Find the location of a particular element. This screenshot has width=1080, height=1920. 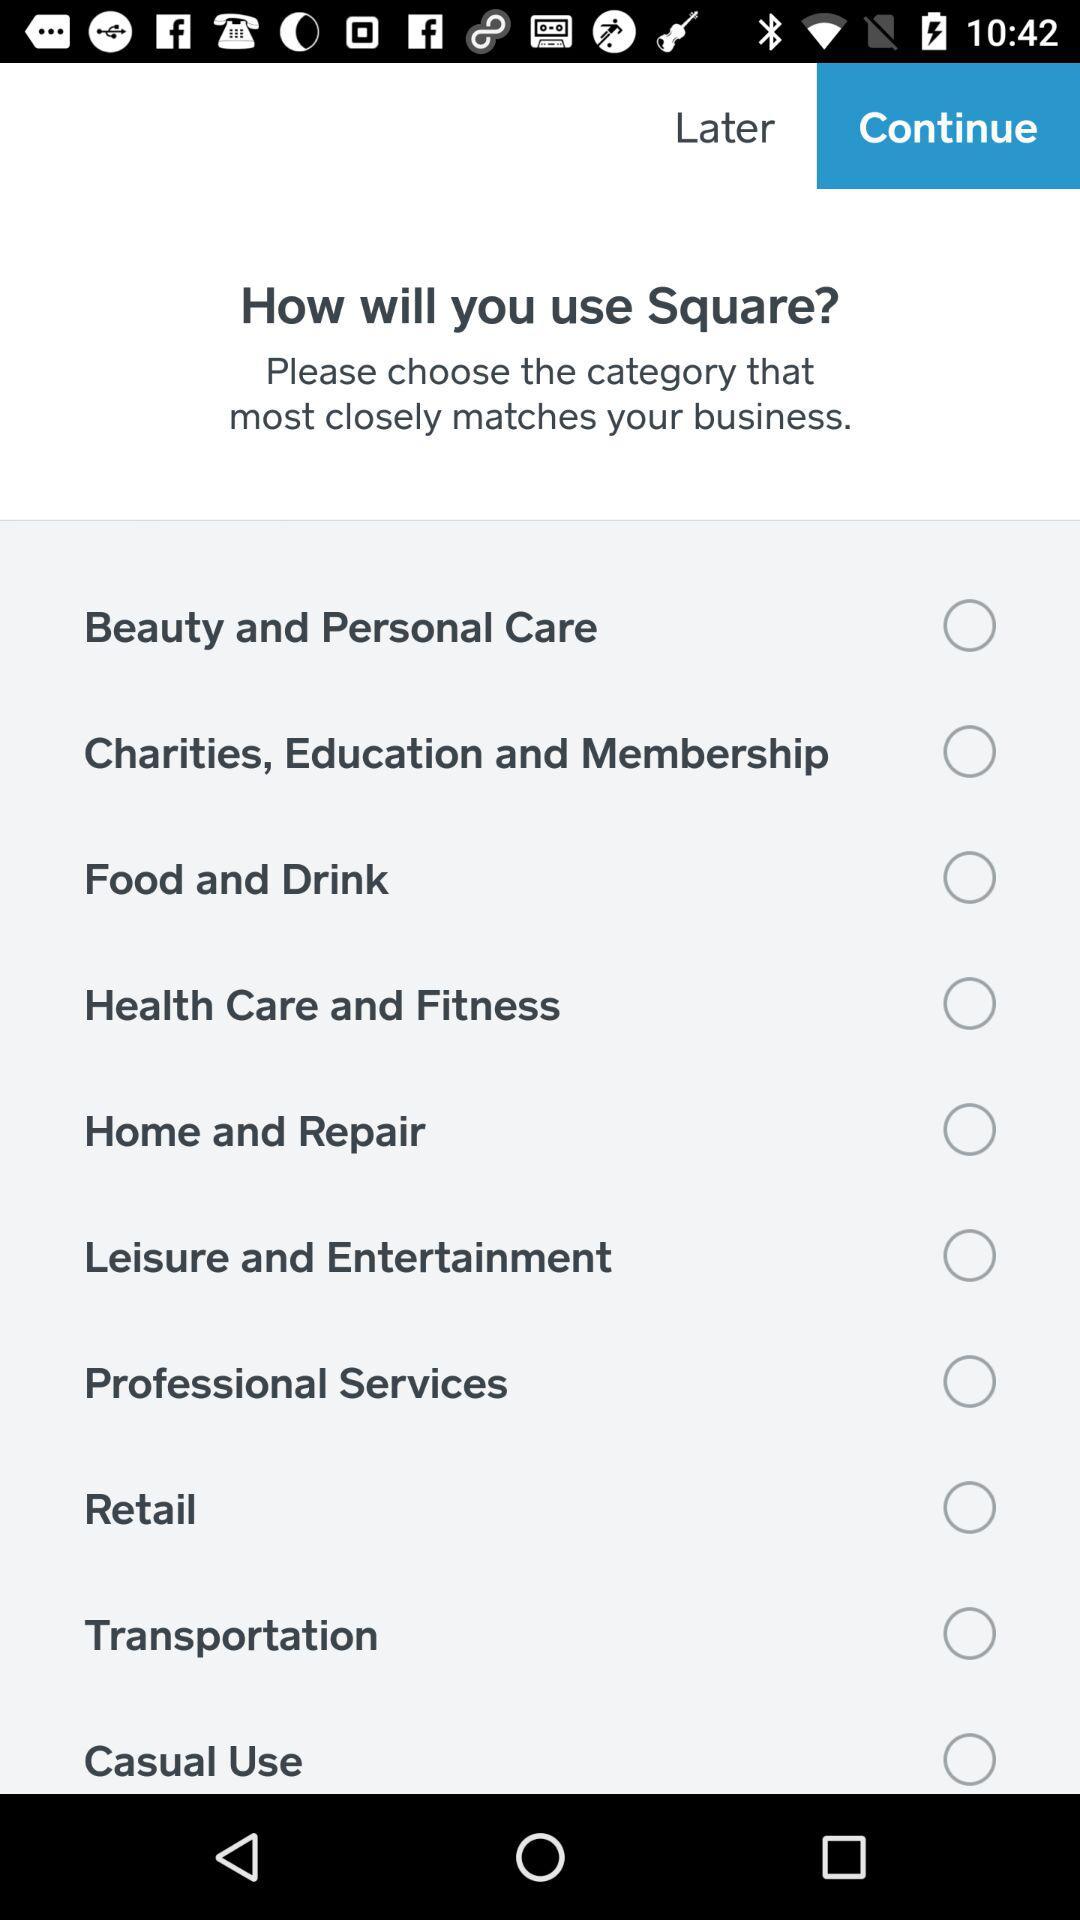

how will you is located at coordinates (540, 302).